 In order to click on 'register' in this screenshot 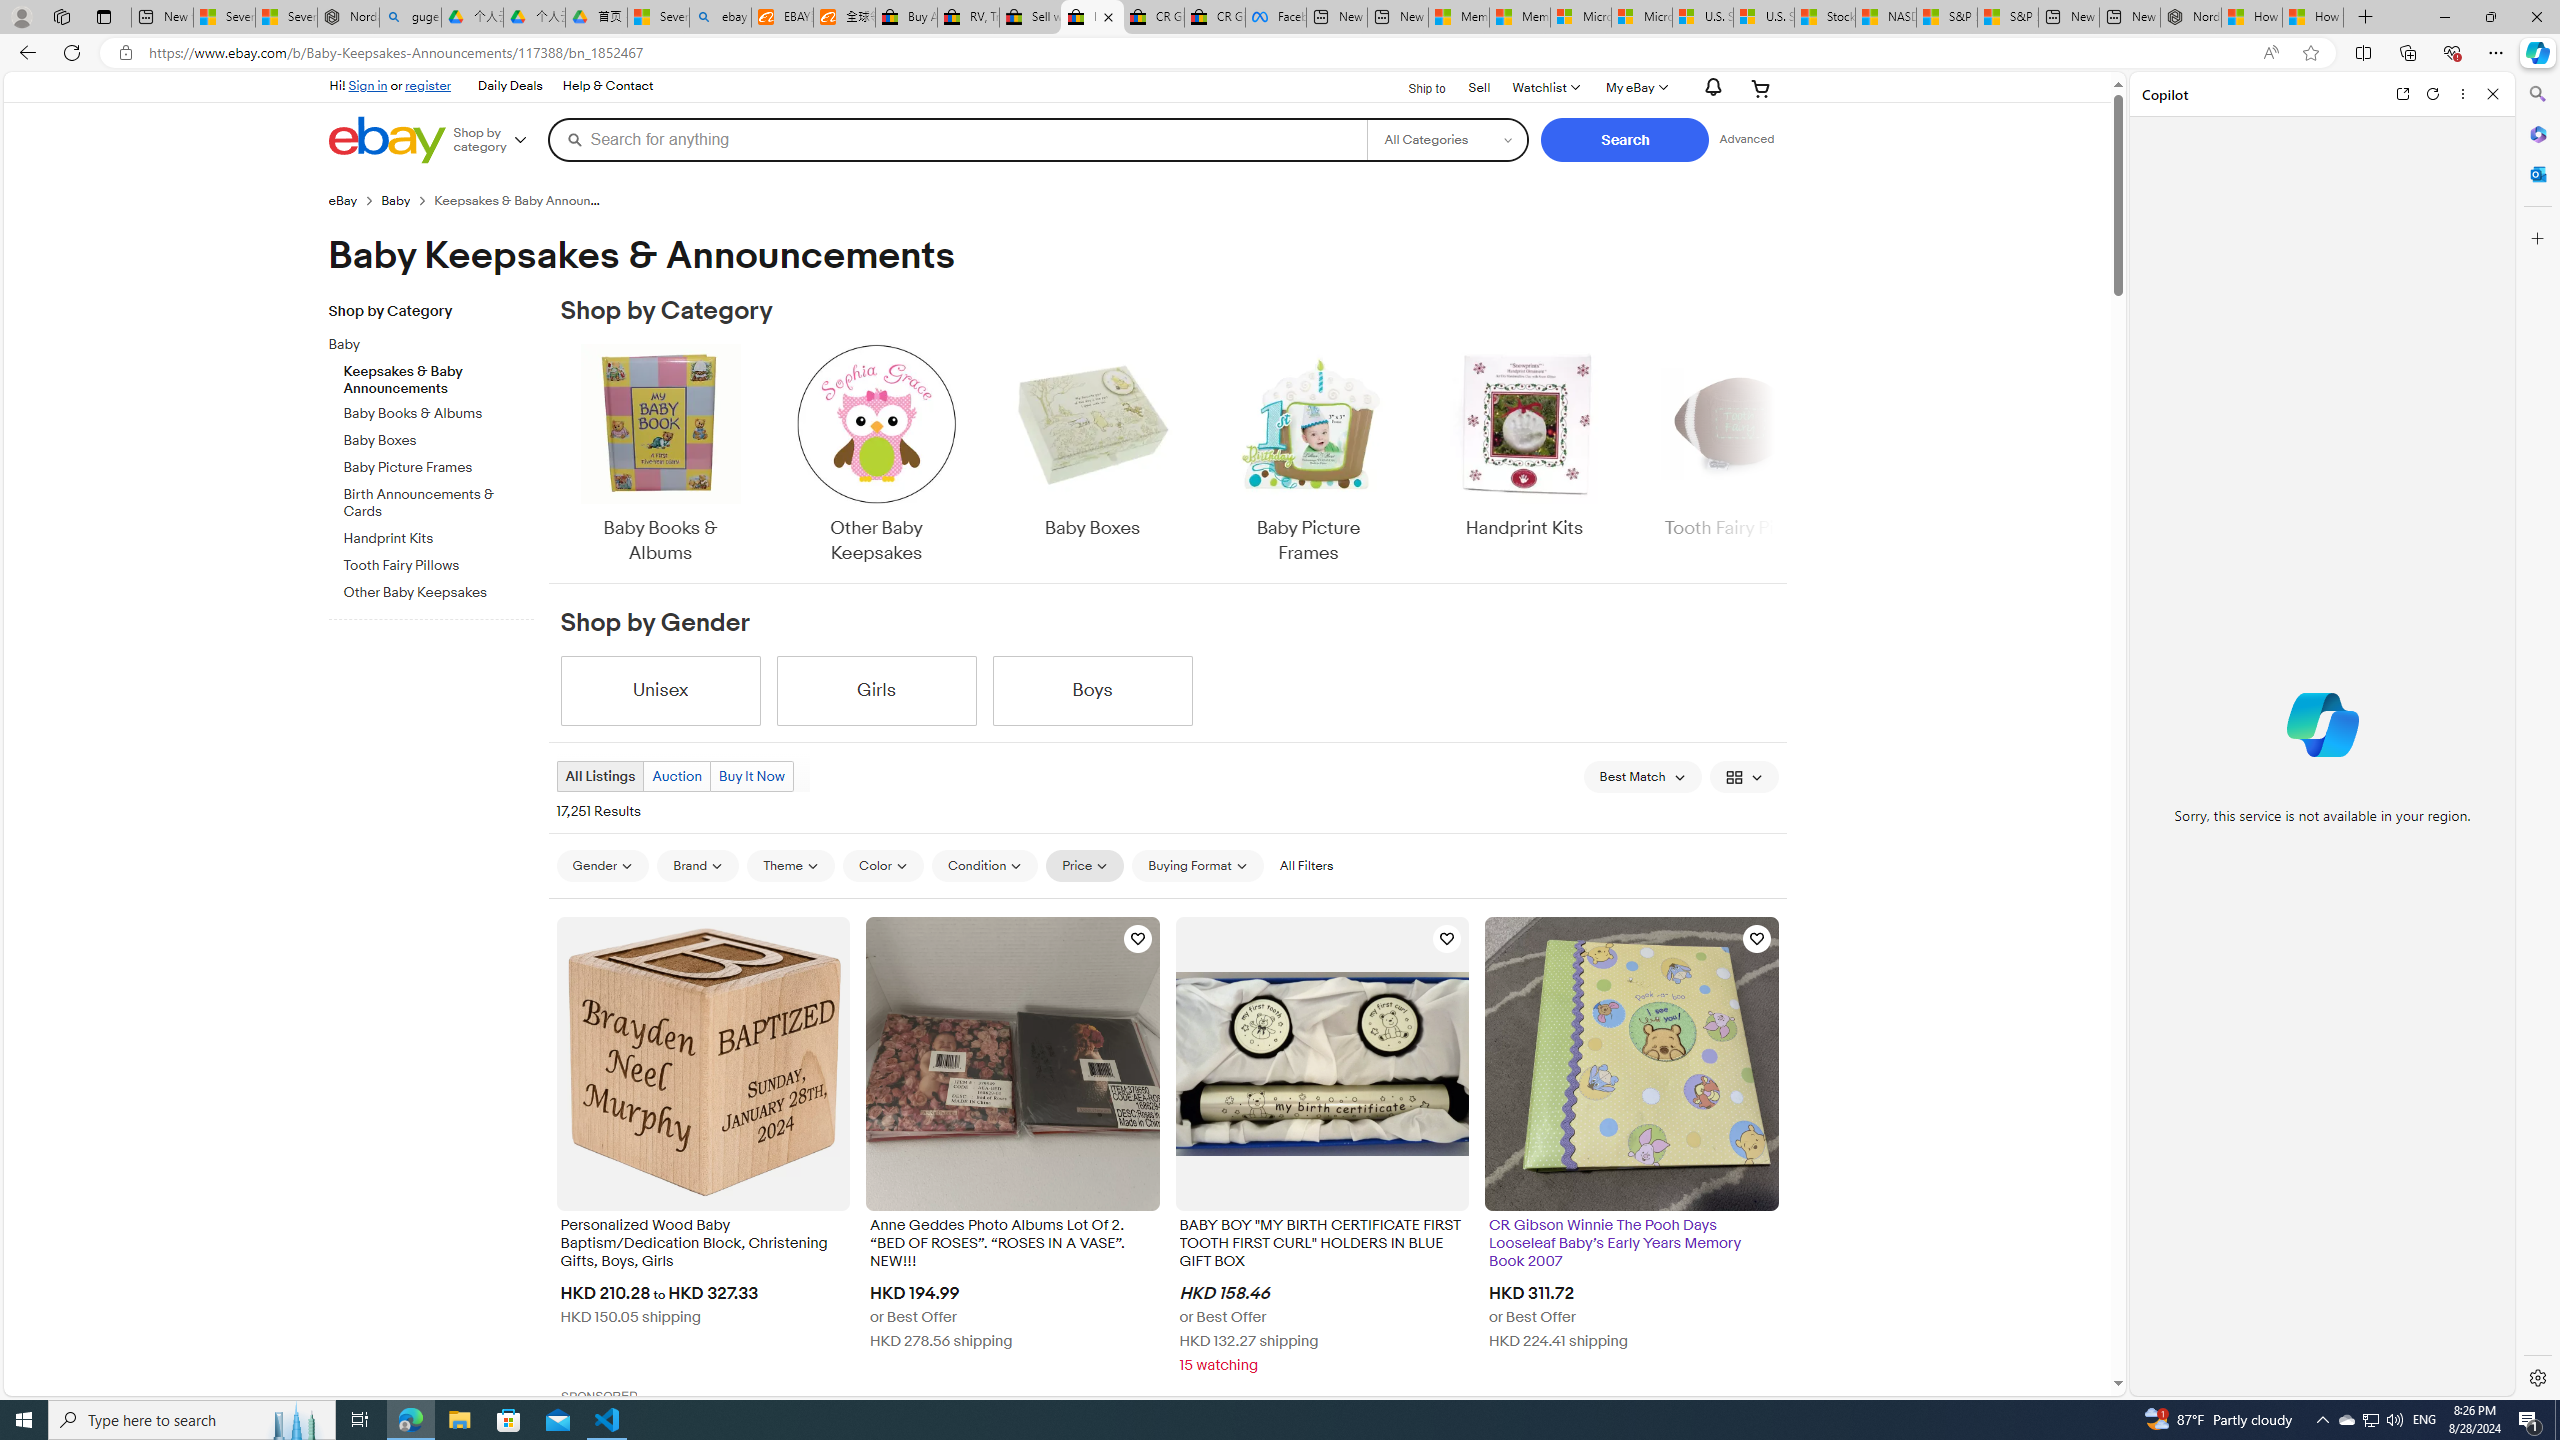, I will do `click(428, 84)`.